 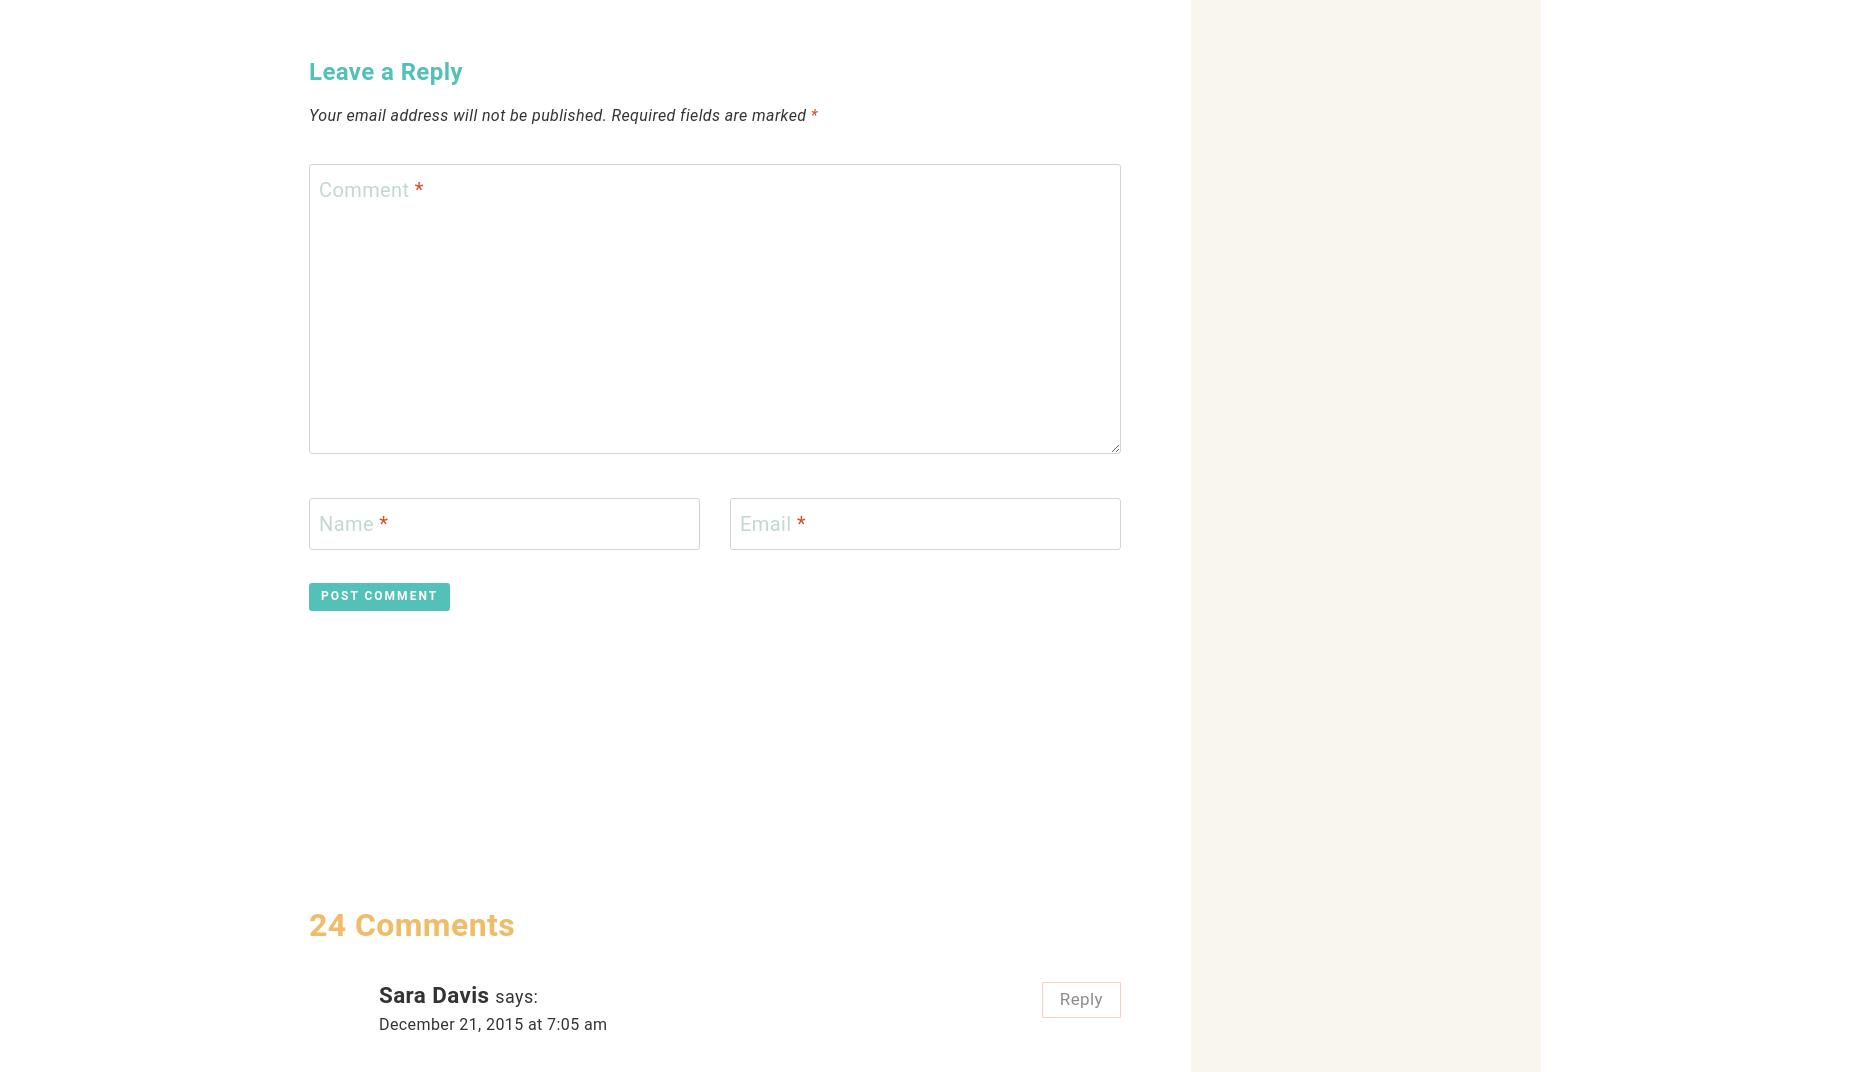 What do you see at coordinates (710, 114) in the screenshot?
I see `'Required fields are marked'` at bounding box center [710, 114].